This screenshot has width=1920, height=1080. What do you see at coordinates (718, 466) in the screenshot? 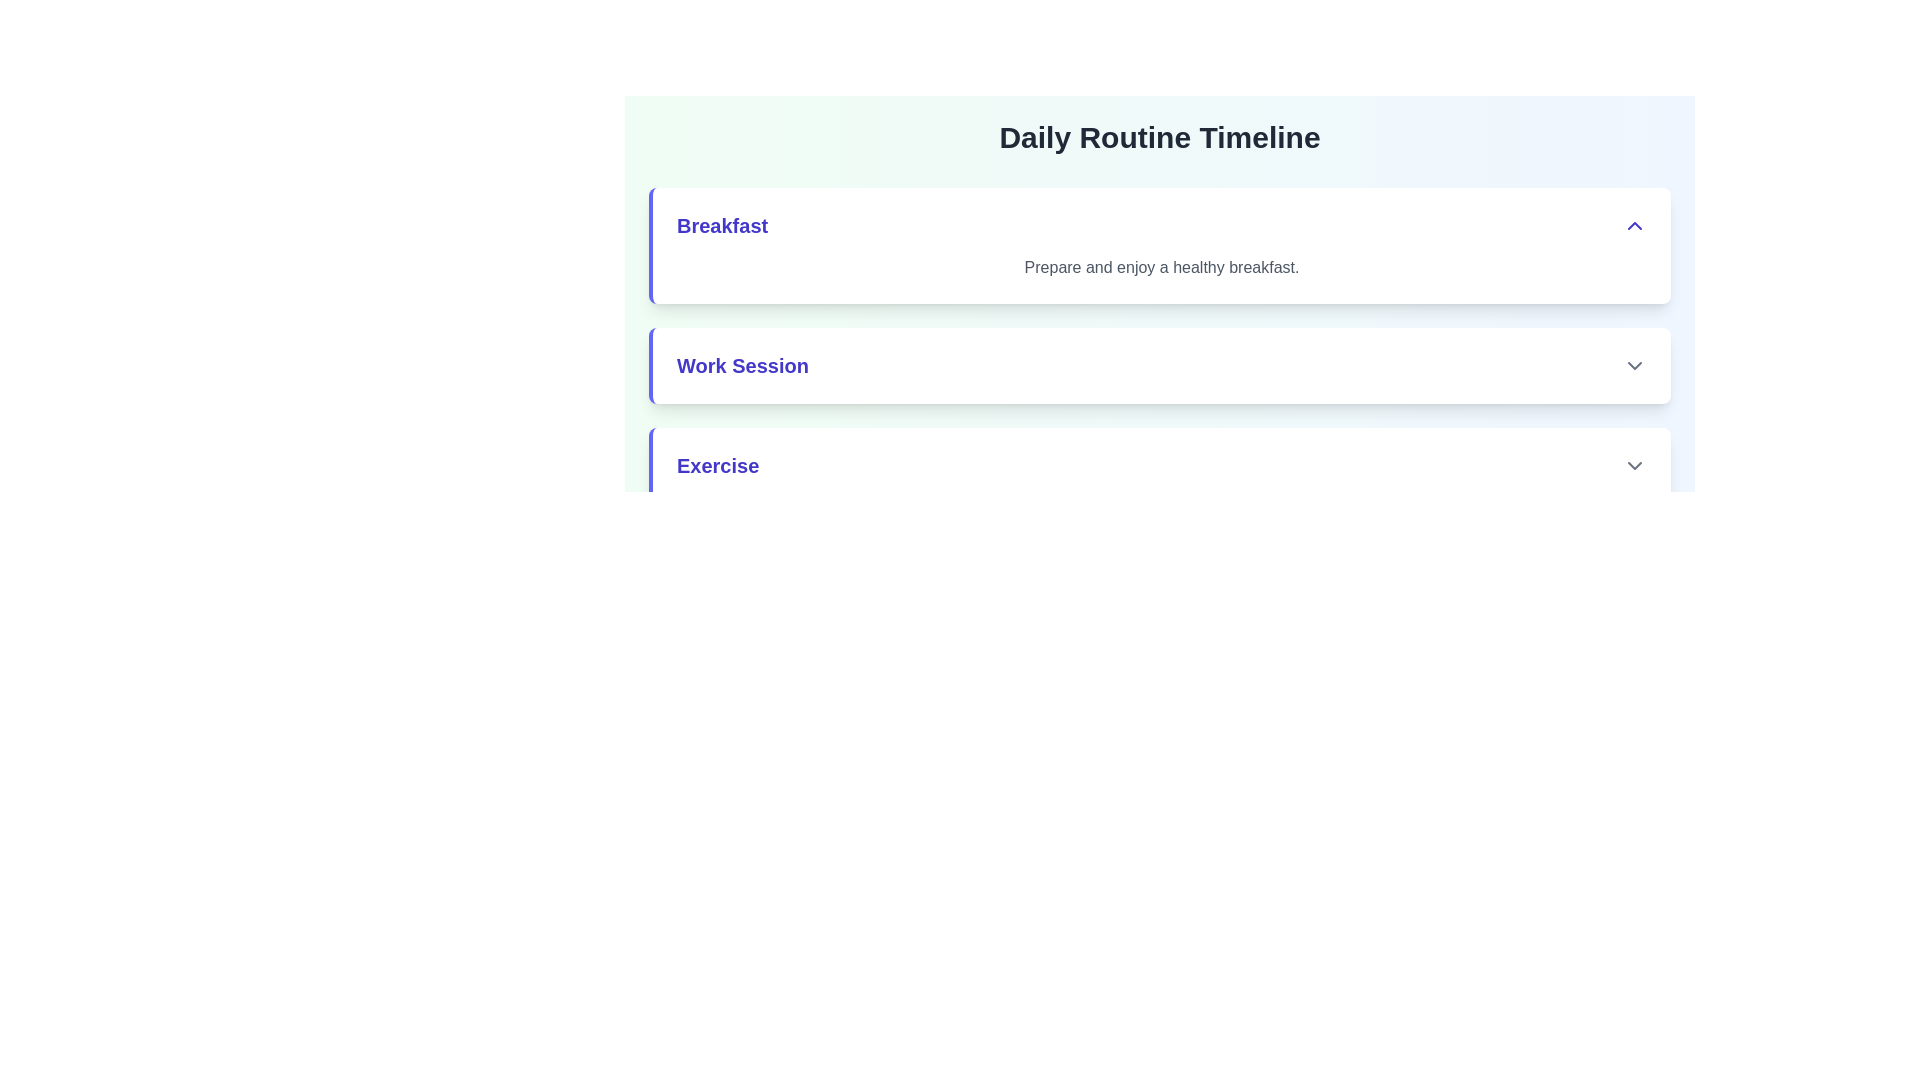
I see `the text label that serves as the title for the collapsible panel related to exercise tasks, located in the third section of a vertical list, immediately below the 'Work Session' section` at bounding box center [718, 466].